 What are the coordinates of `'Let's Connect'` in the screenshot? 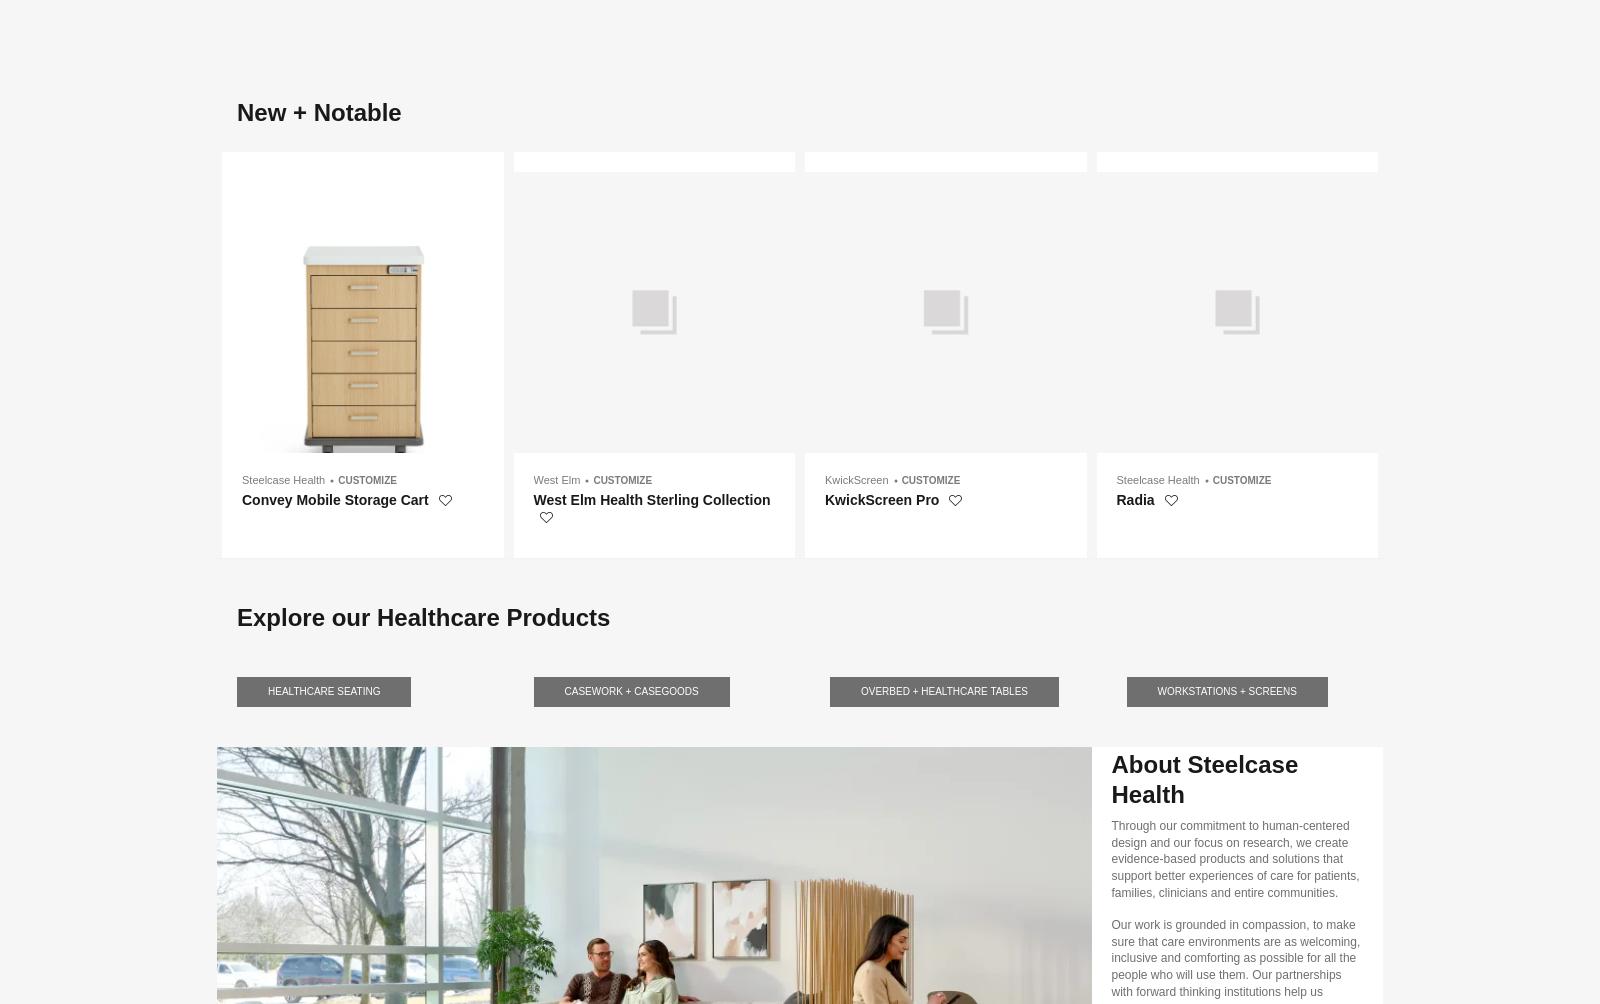 It's located at (315, 151).